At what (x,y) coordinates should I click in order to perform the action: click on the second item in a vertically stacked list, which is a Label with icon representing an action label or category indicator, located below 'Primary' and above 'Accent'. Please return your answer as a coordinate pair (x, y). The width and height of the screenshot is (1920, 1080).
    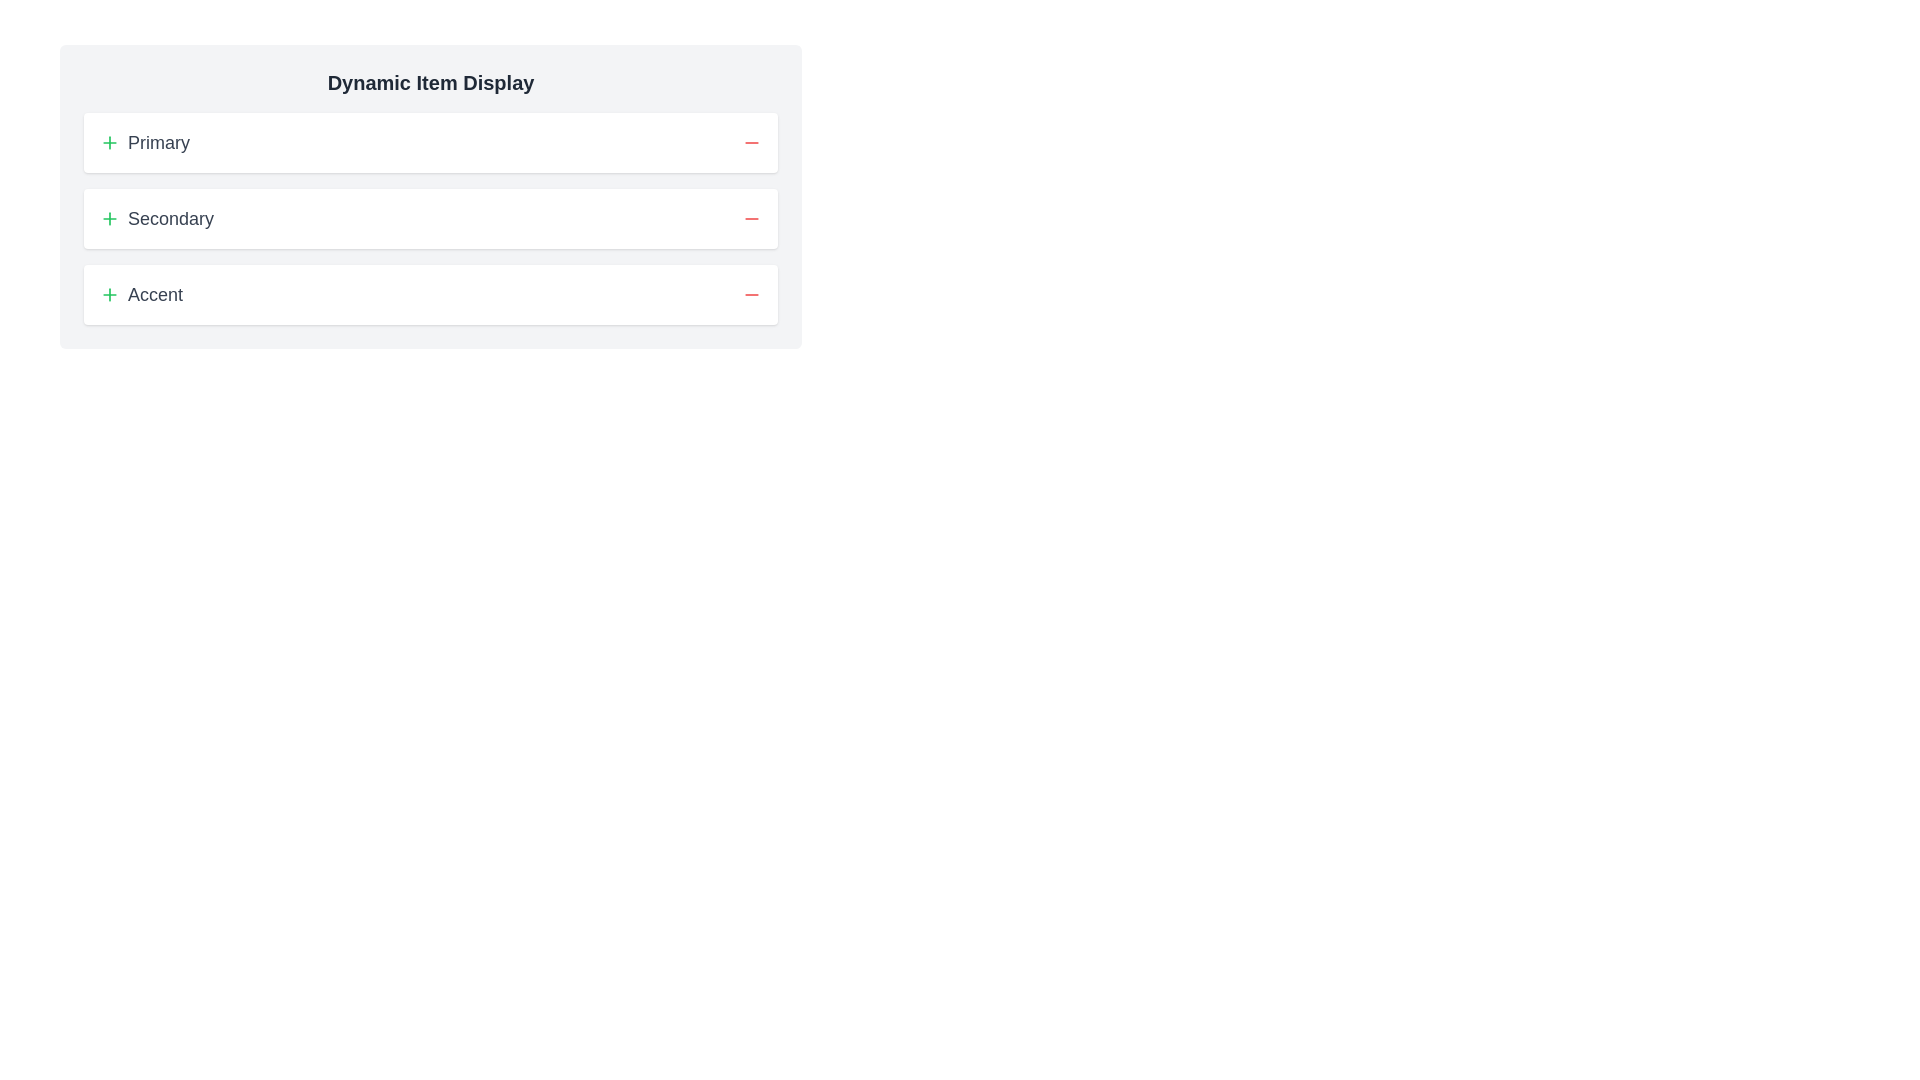
    Looking at the image, I should click on (156, 219).